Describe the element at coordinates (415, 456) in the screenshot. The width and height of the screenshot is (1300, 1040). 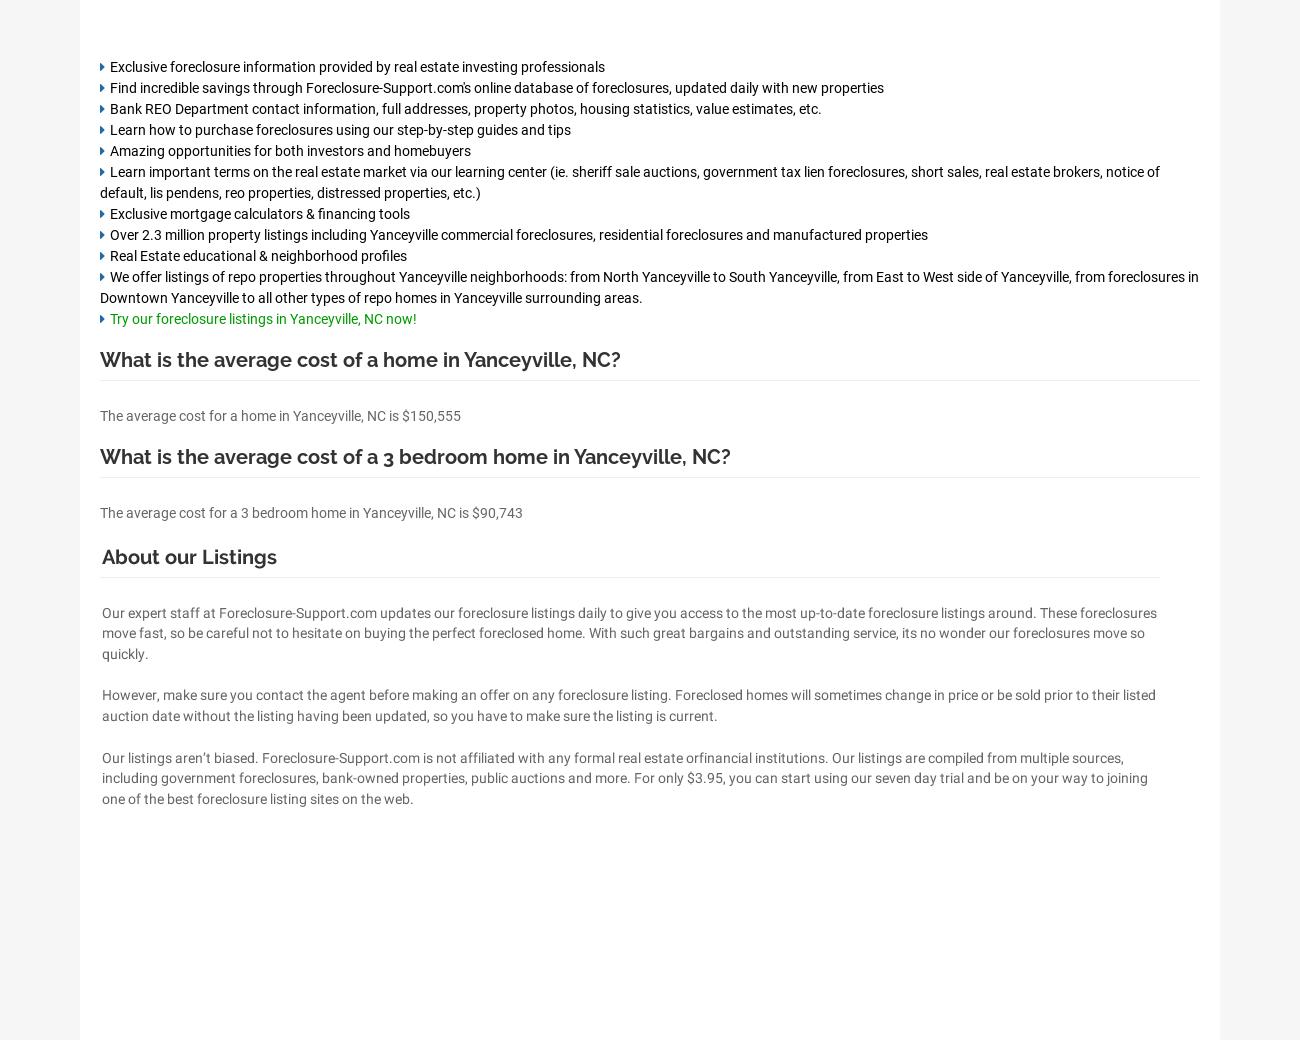
I see `'What is the average cost of a 3 bedroom home in Yanceyville, NC?'` at that location.